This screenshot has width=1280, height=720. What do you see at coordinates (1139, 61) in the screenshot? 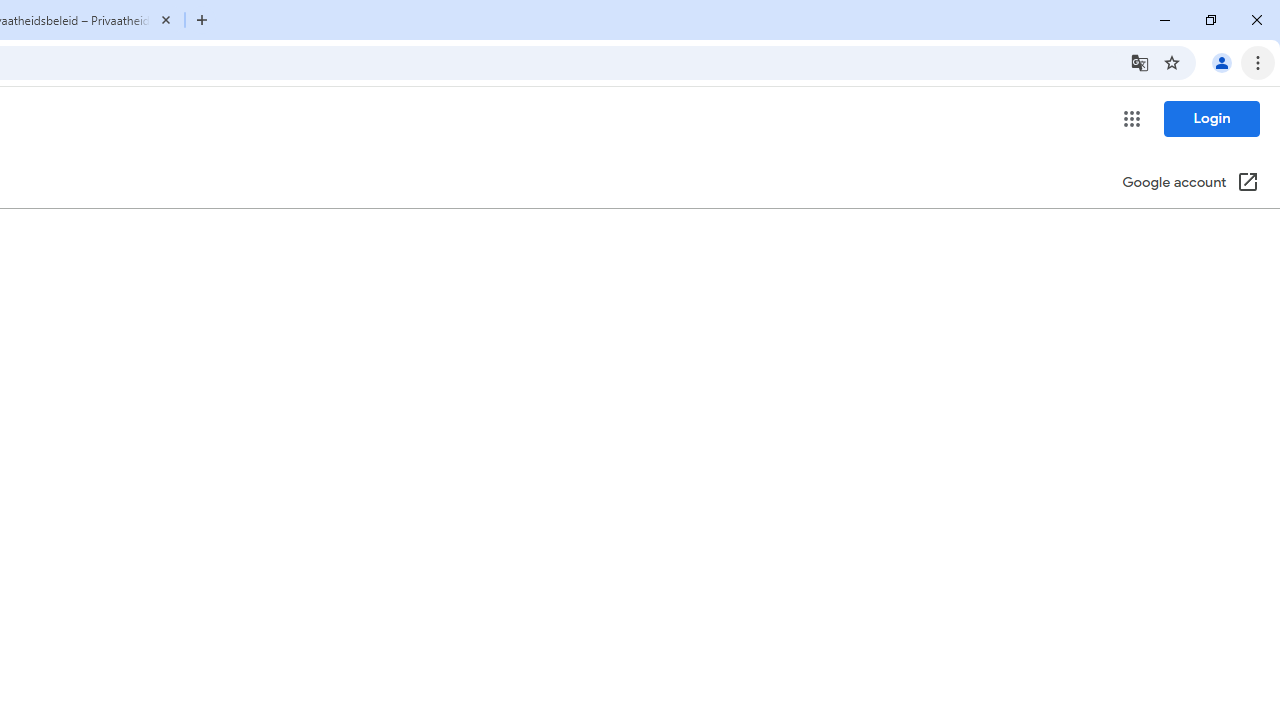
I see `'Translate this page'` at bounding box center [1139, 61].